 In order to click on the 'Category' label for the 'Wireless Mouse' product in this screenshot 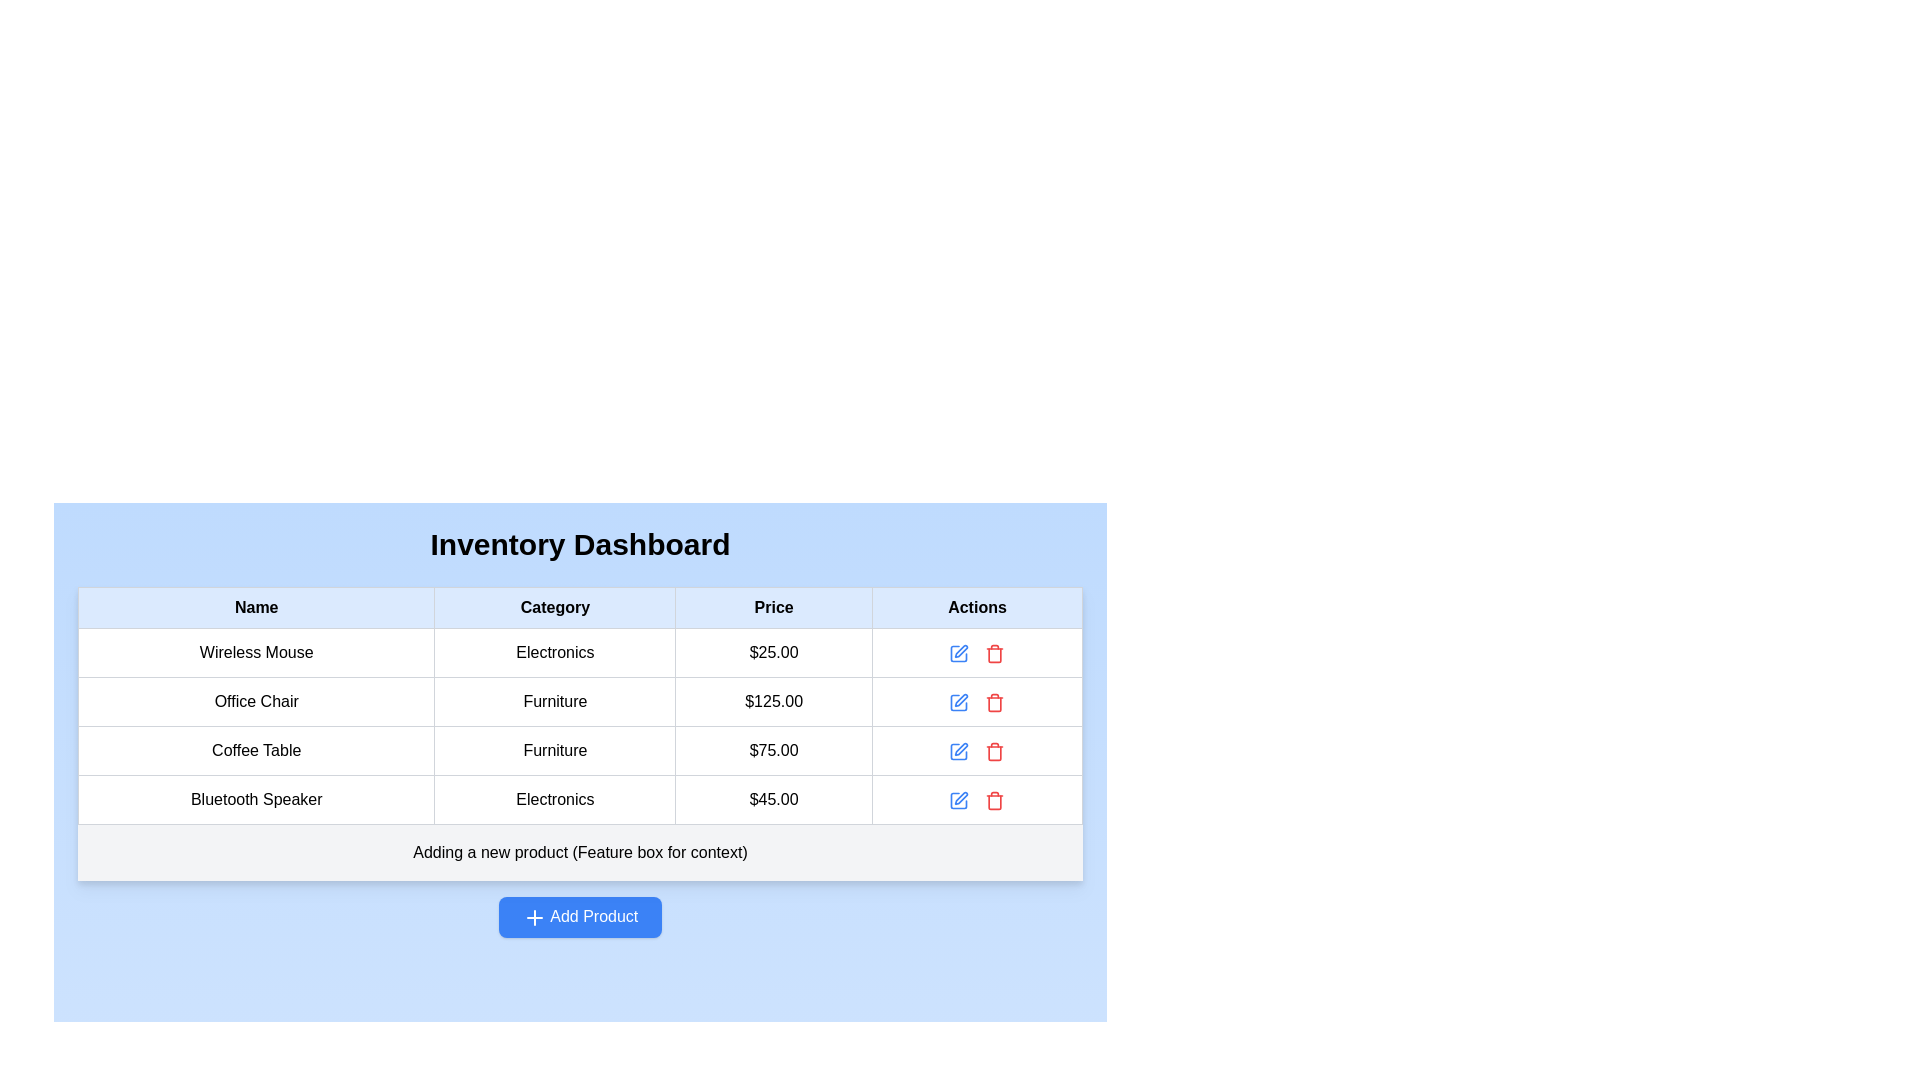, I will do `click(555, 652)`.